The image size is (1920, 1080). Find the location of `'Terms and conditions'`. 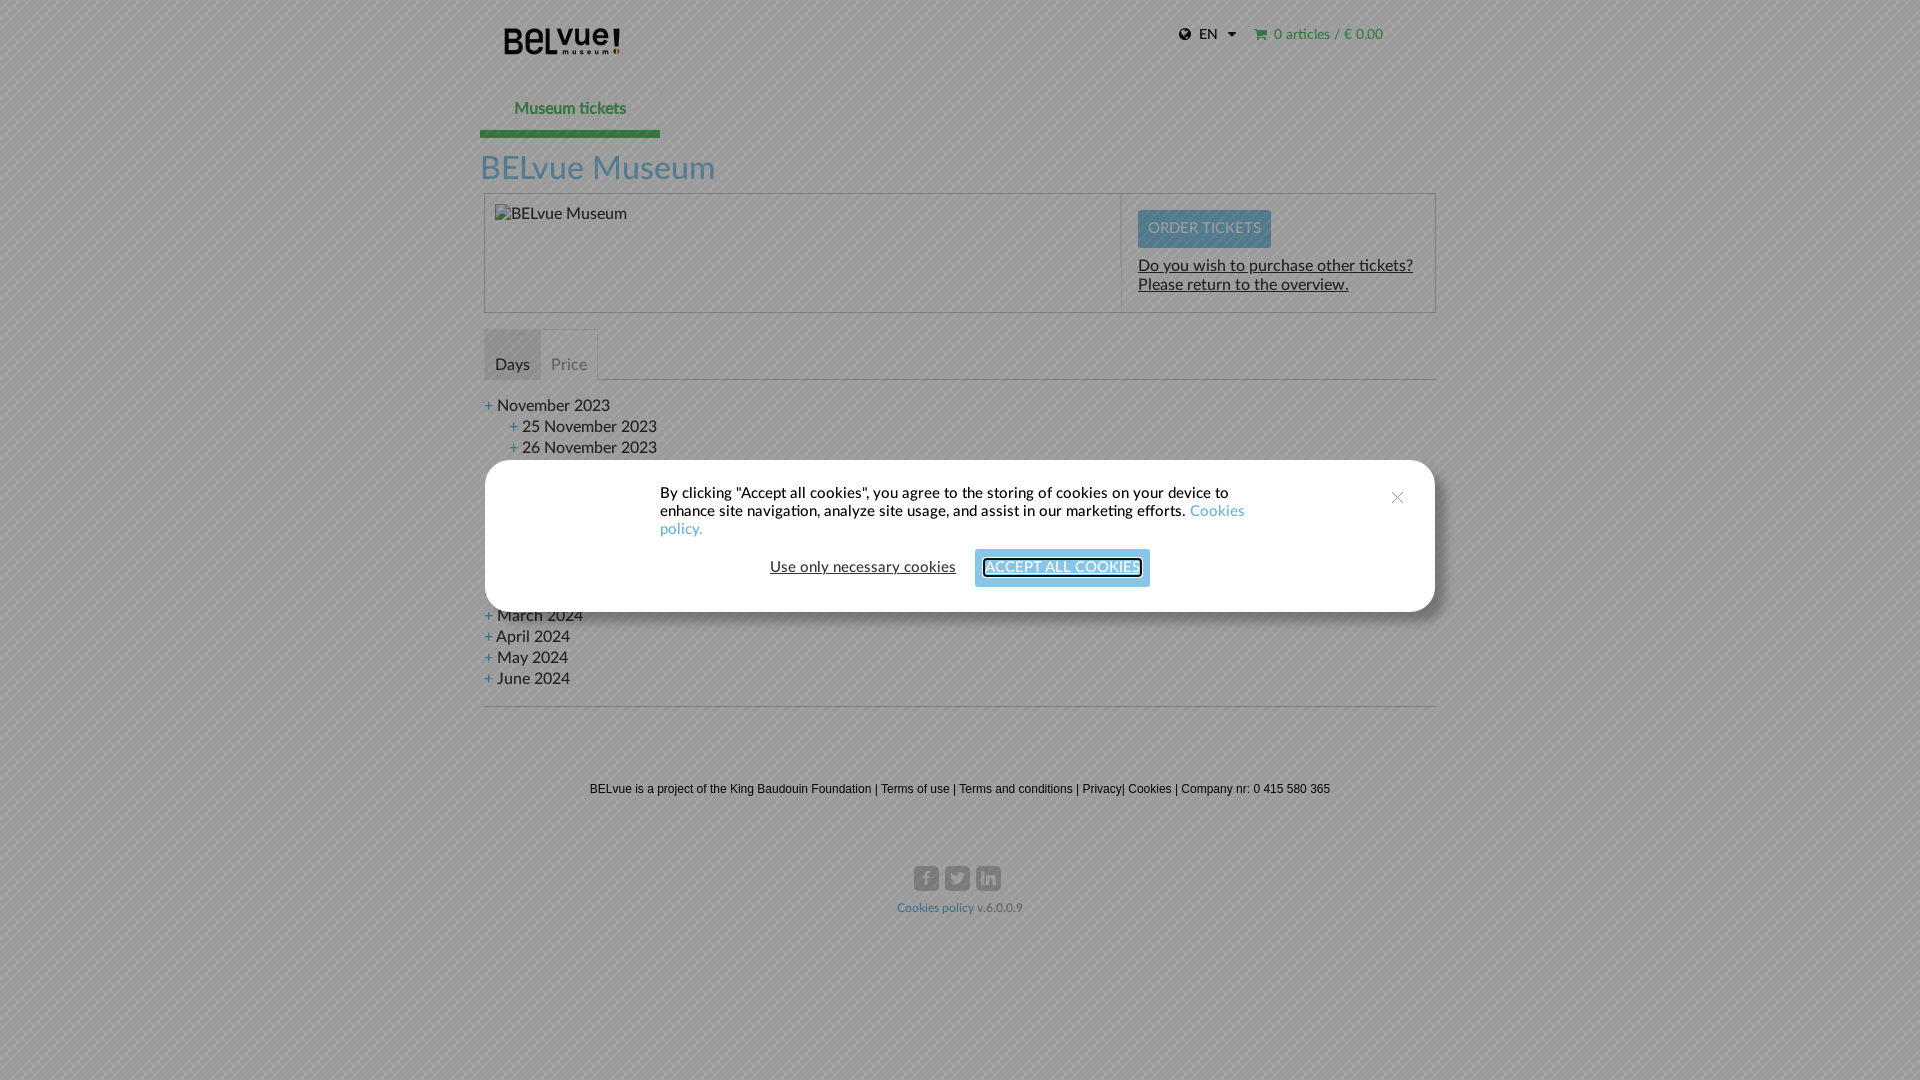

'Terms and conditions' is located at coordinates (958, 788).